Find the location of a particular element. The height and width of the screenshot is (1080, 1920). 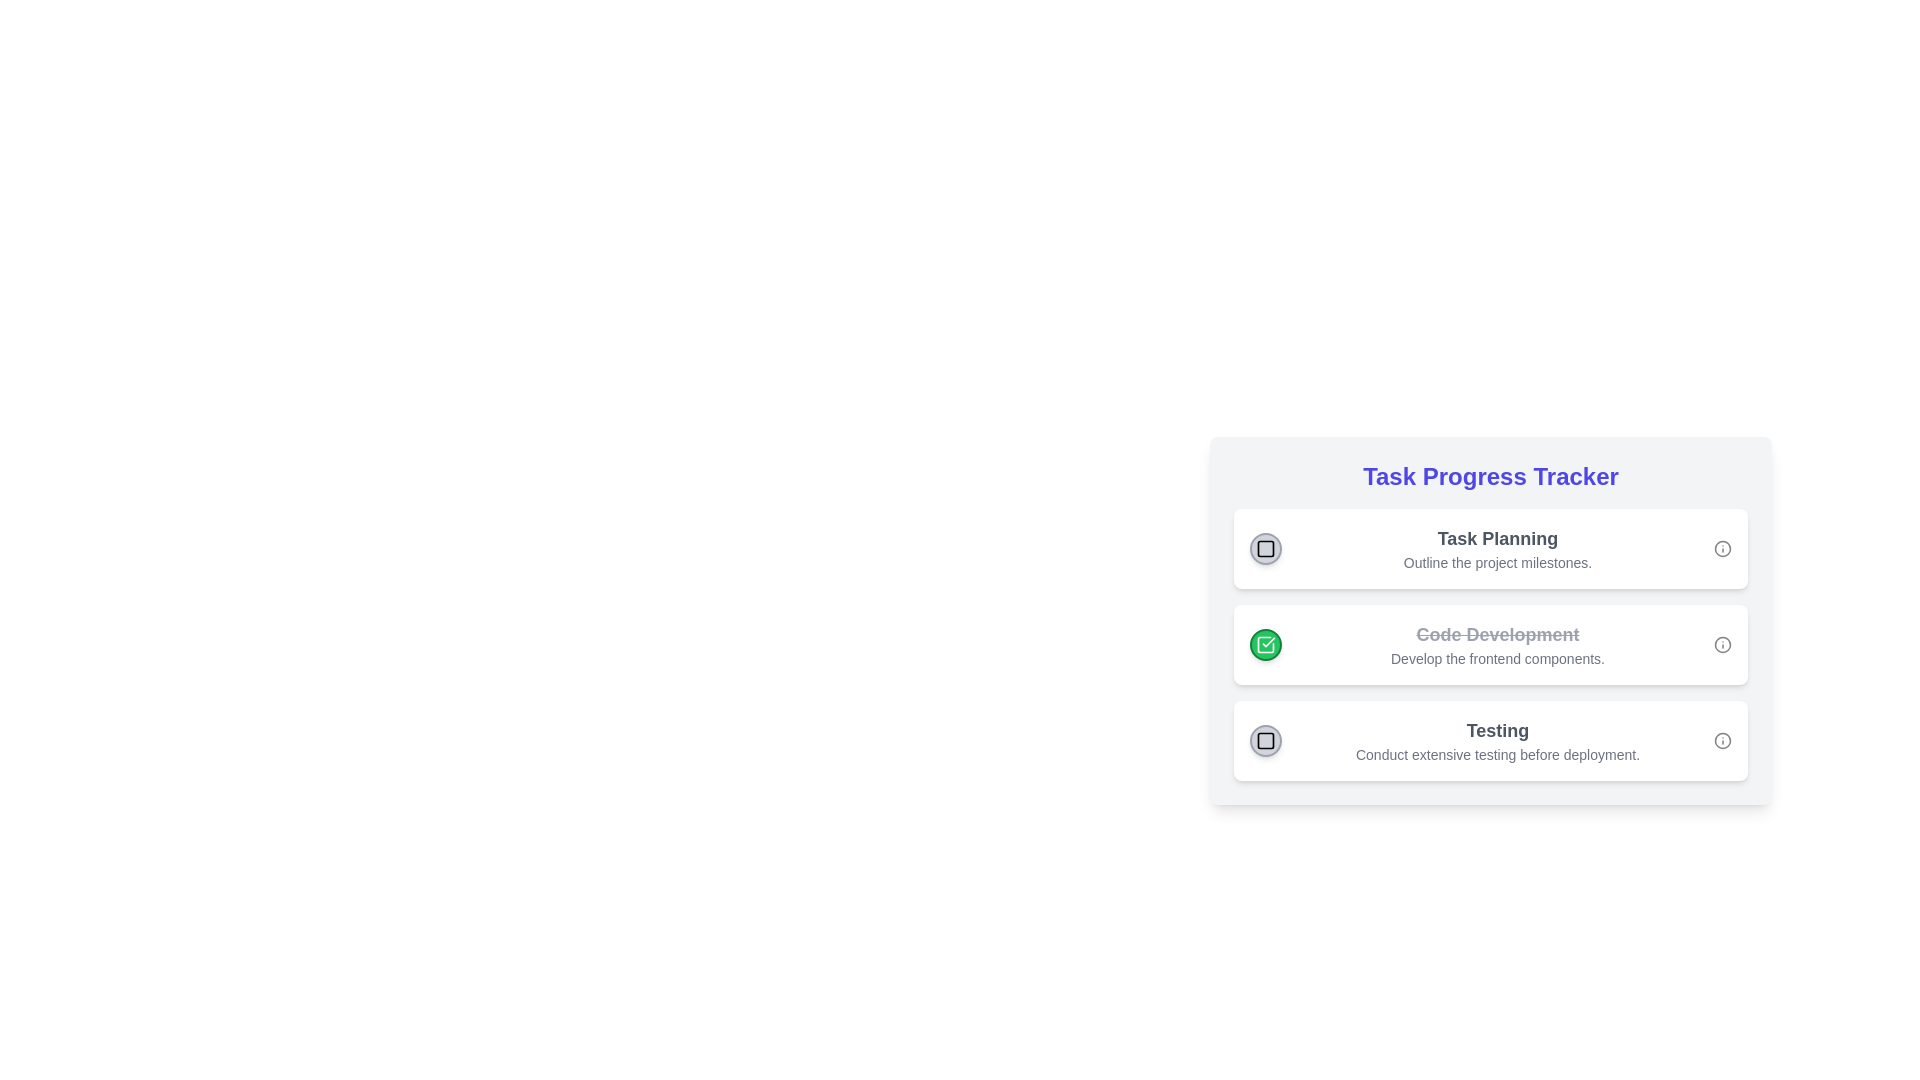

the status of the 'Task Planning' icon, which serves as an identifying status indicator for the task, positioned at the beginning of the row in the tracker module is located at coordinates (1265, 548).